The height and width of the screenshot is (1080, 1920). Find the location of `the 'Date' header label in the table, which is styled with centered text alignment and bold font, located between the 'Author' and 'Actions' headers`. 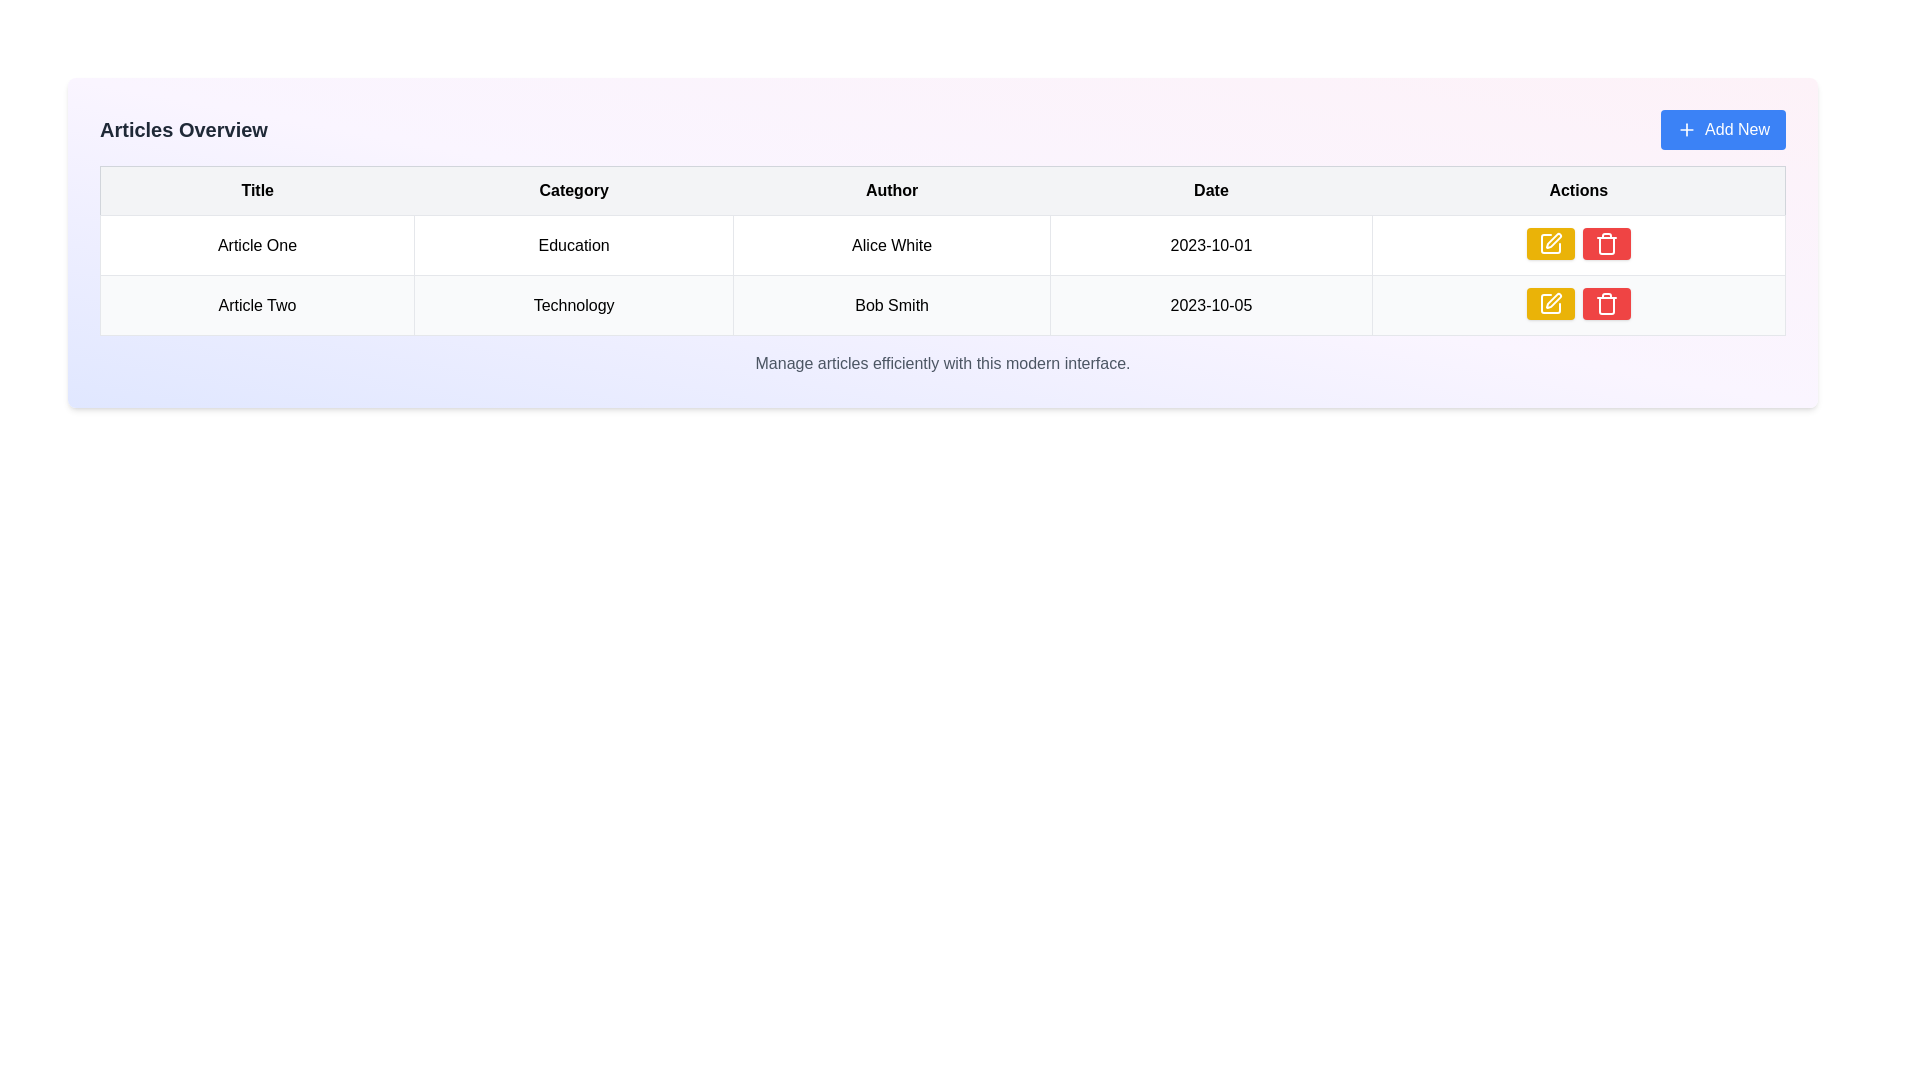

the 'Date' header label in the table, which is styled with centered text alignment and bold font, located between the 'Author' and 'Actions' headers is located at coordinates (1210, 191).